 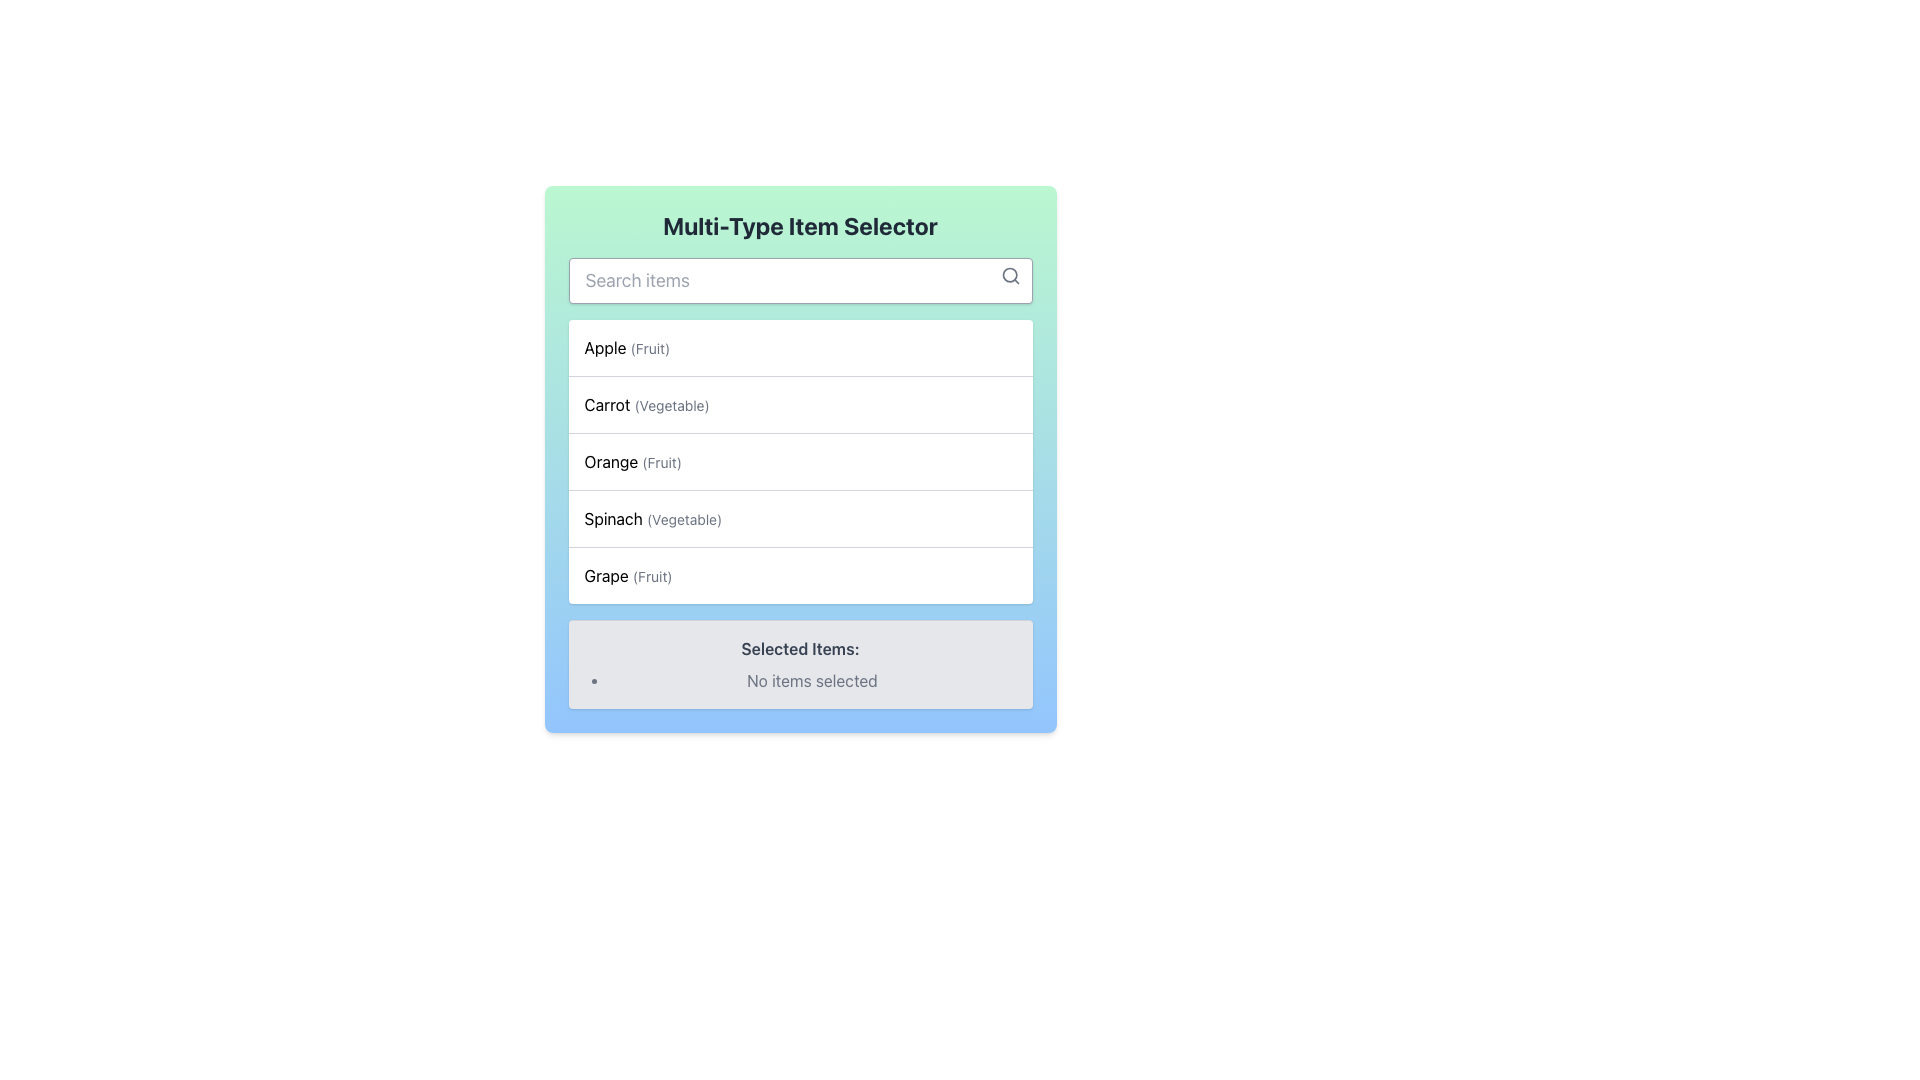 I want to click on the text label that displays 'No items selected', which is styled in gray color and located beneath the 'Selected Items:' label, so click(x=812, y=680).